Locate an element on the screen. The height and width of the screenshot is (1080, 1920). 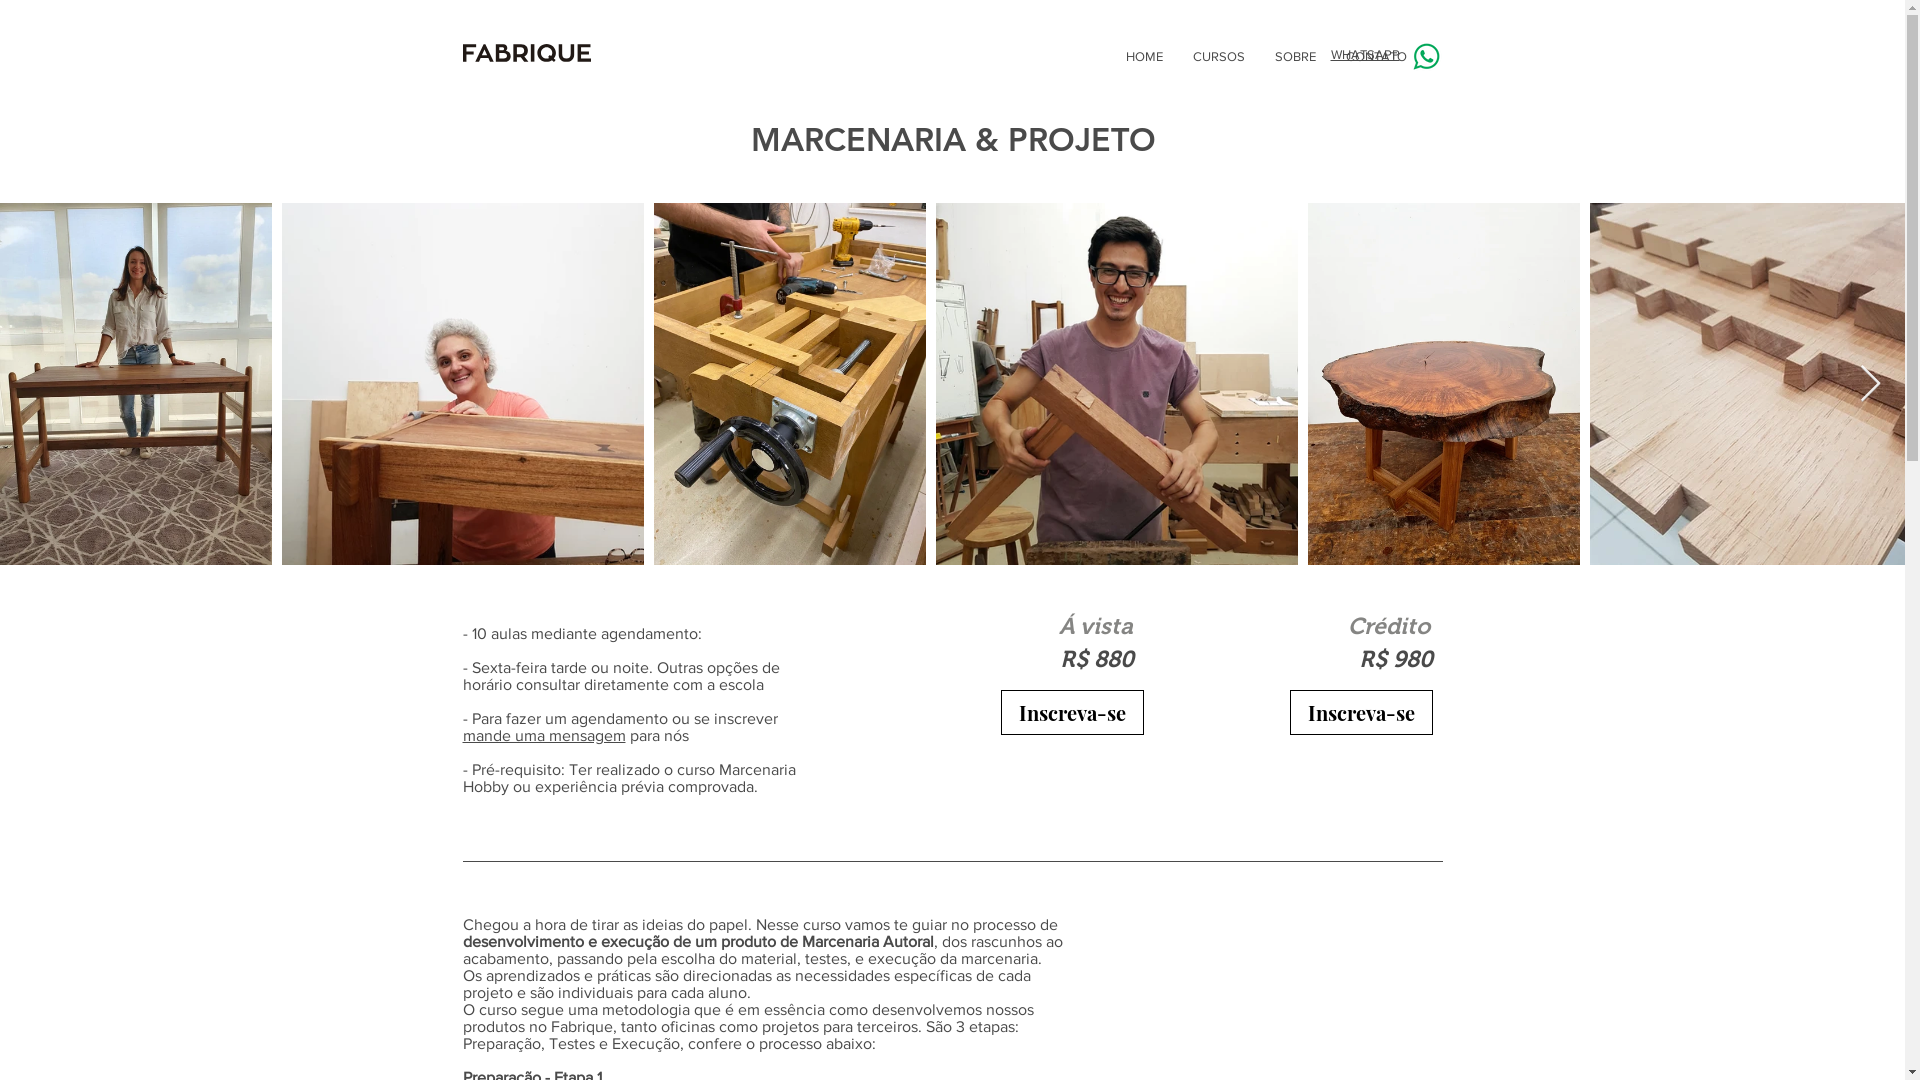
'Inscreva-se' is located at coordinates (1360, 711).